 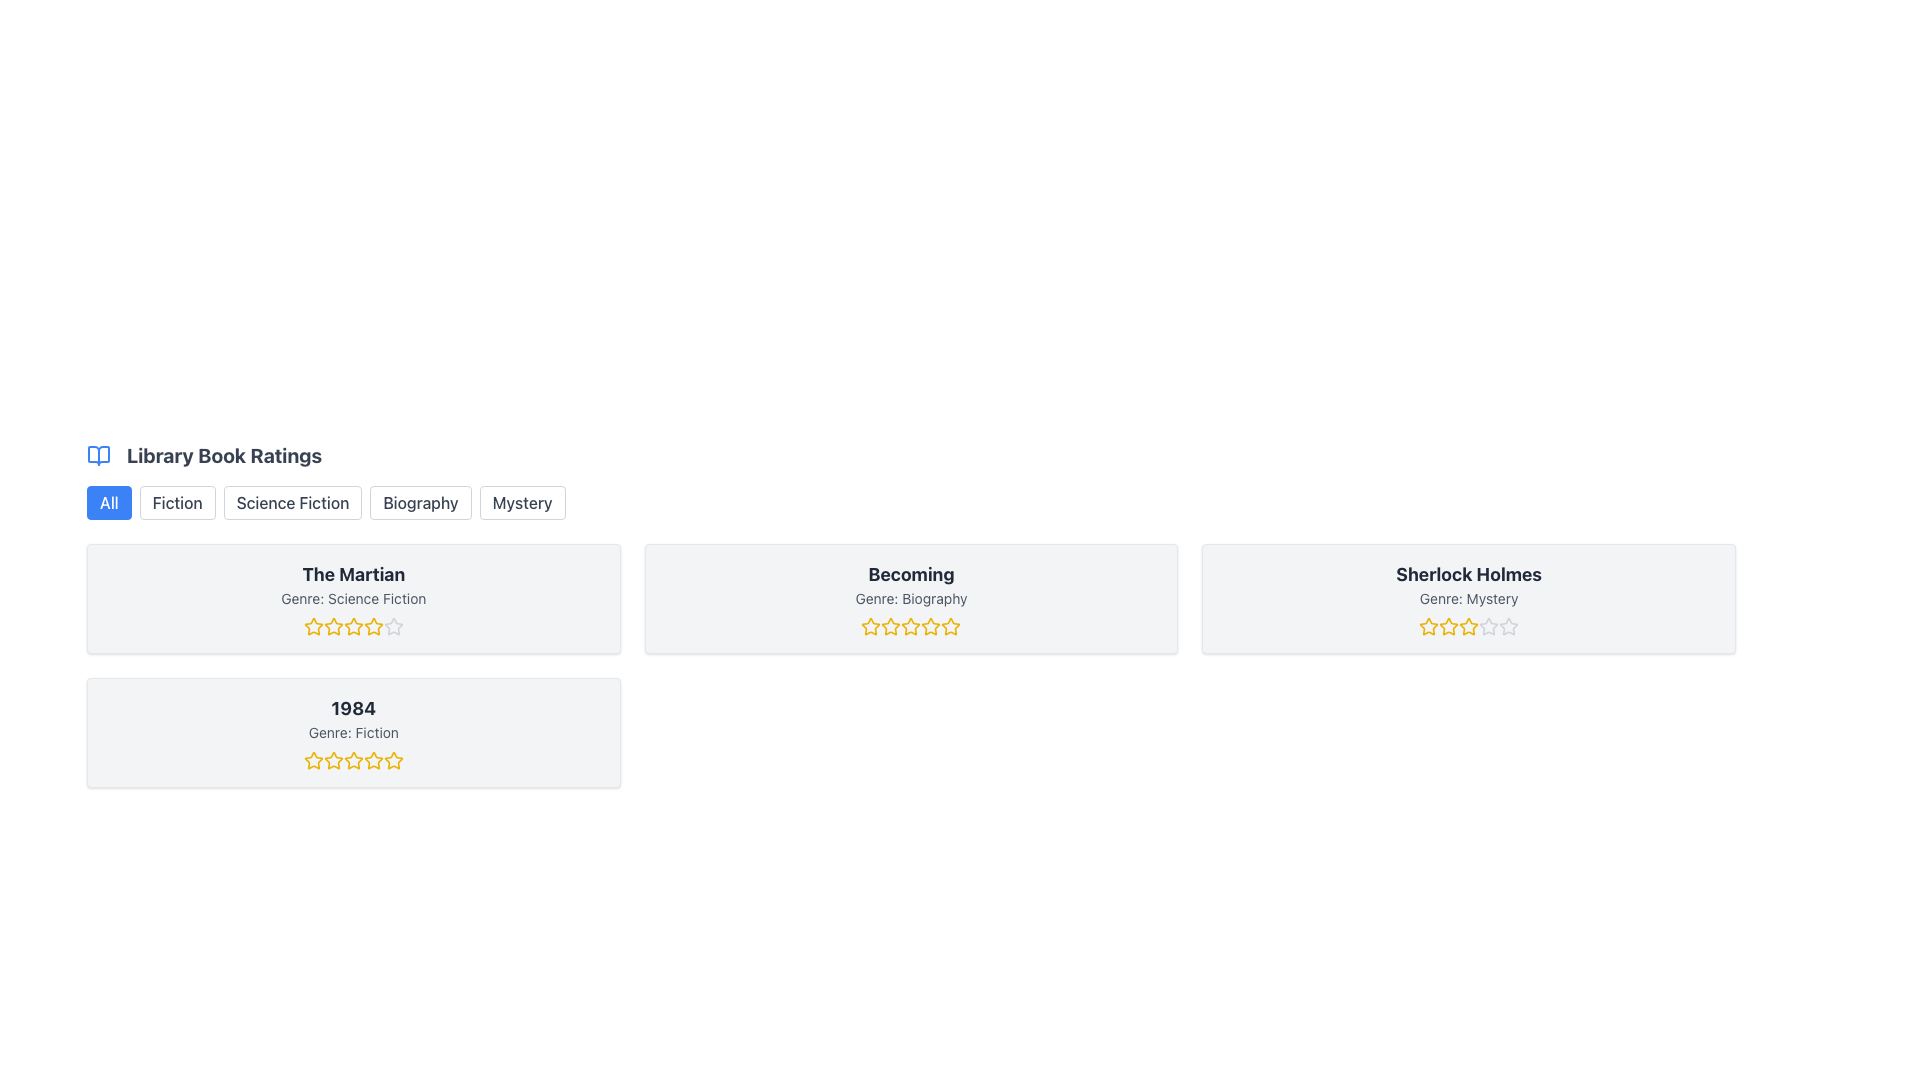 I want to click on the fourth yellow star icon in the rating section of the '1984' book card, so click(x=353, y=760).